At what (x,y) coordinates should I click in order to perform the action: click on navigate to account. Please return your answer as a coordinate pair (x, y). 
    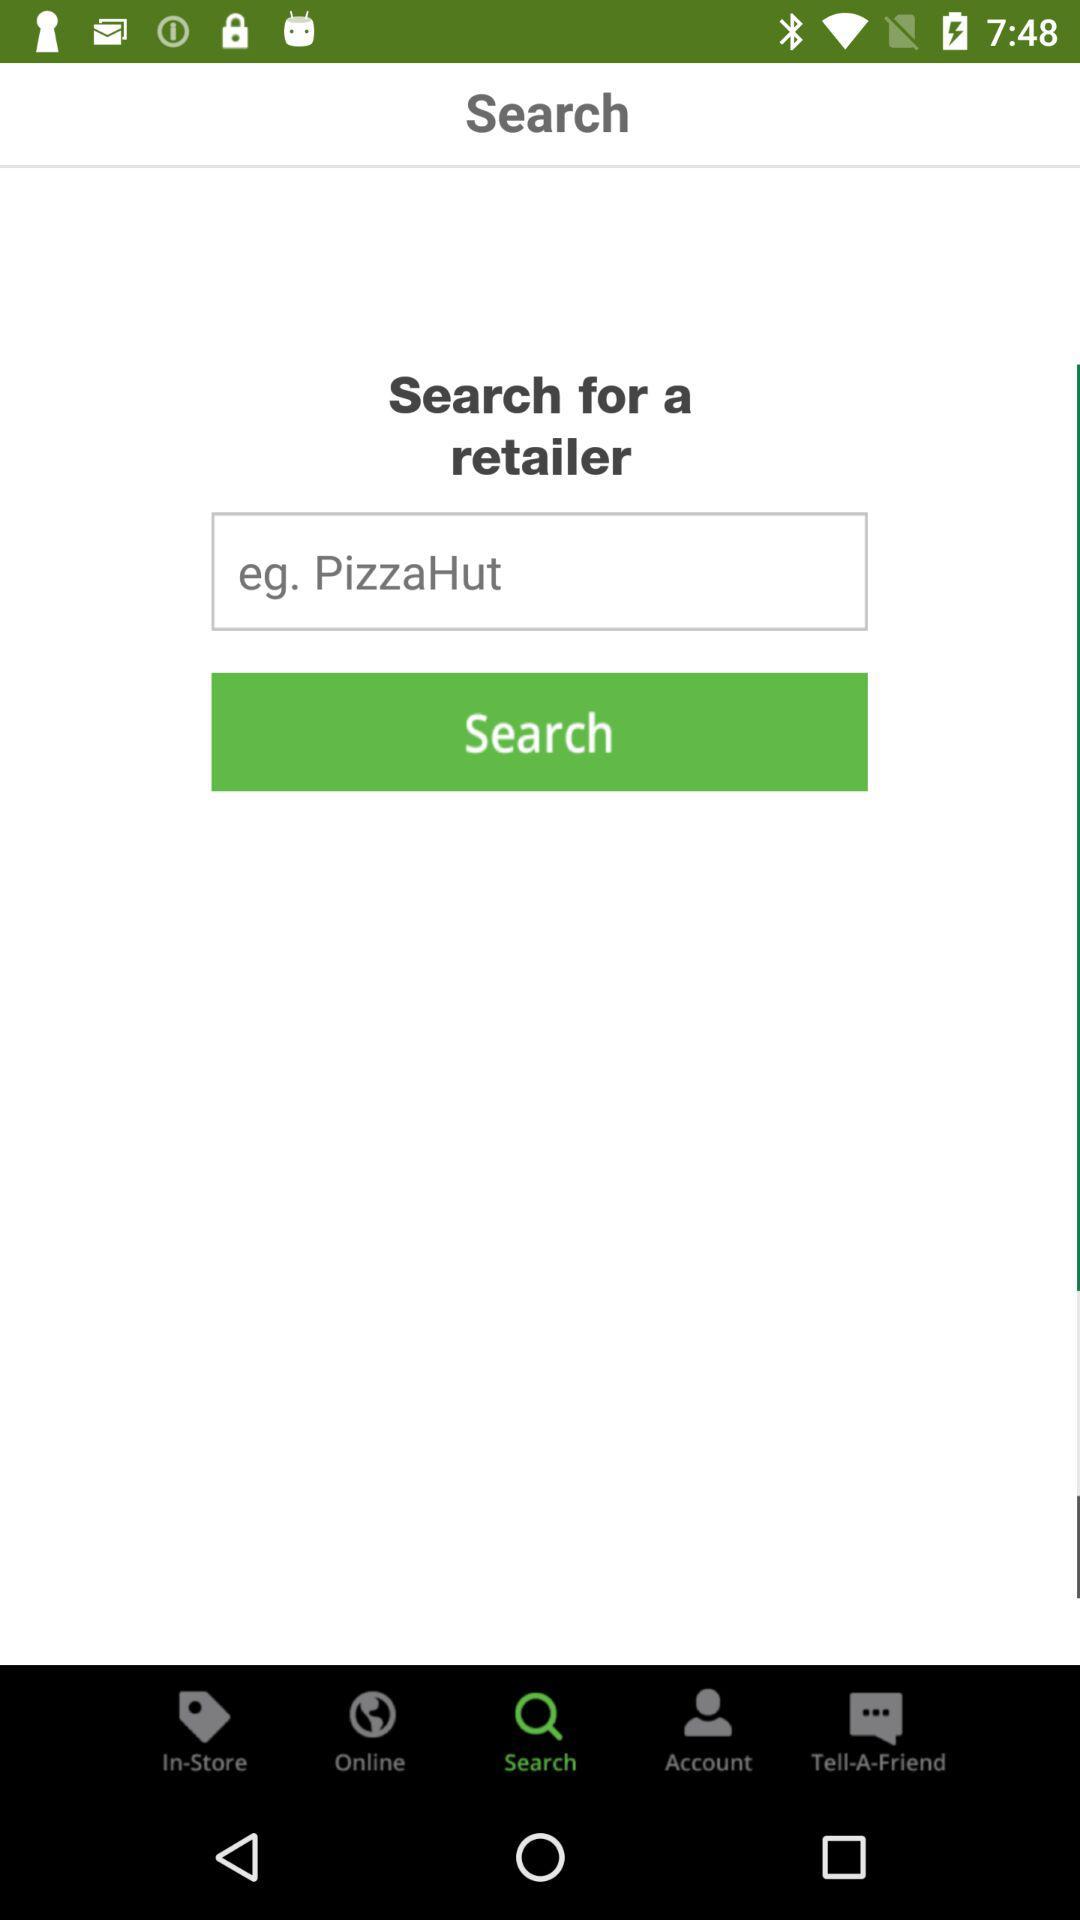
    Looking at the image, I should click on (707, 1728).